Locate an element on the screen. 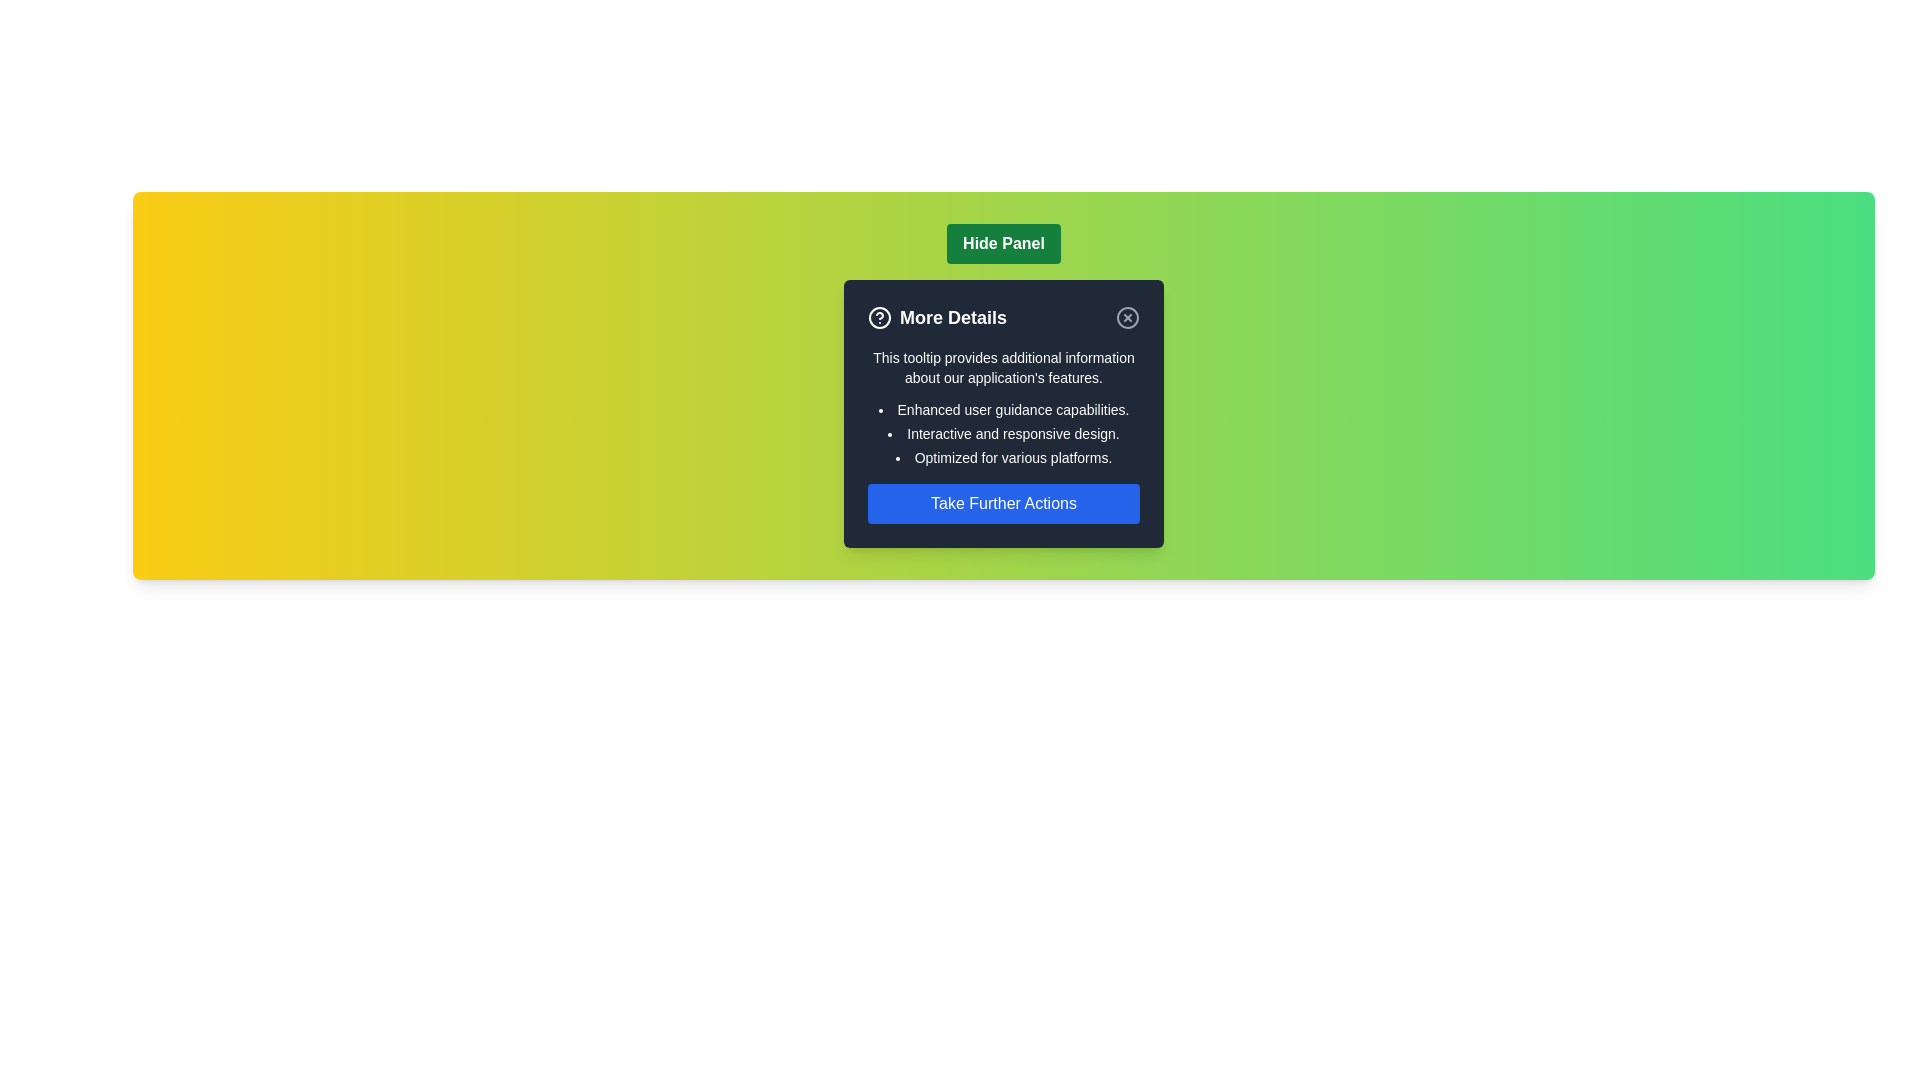 This screenshot has width=1920, height=1080. the first item in the bulleted list that reads 'Enhanced user guidance capabilities.' within the tooltip-like widget is located at coordinates (1003, 408).